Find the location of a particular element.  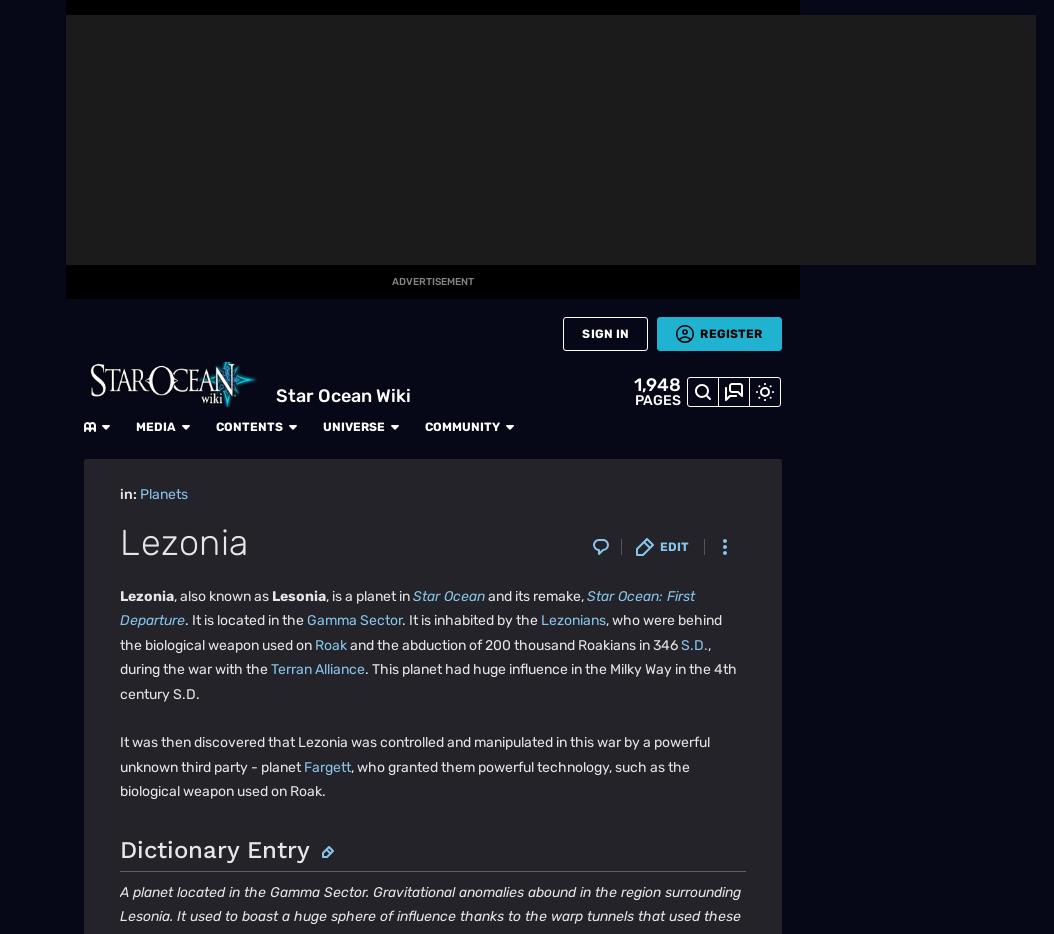

'Games' is located at coordinates (32, 286).